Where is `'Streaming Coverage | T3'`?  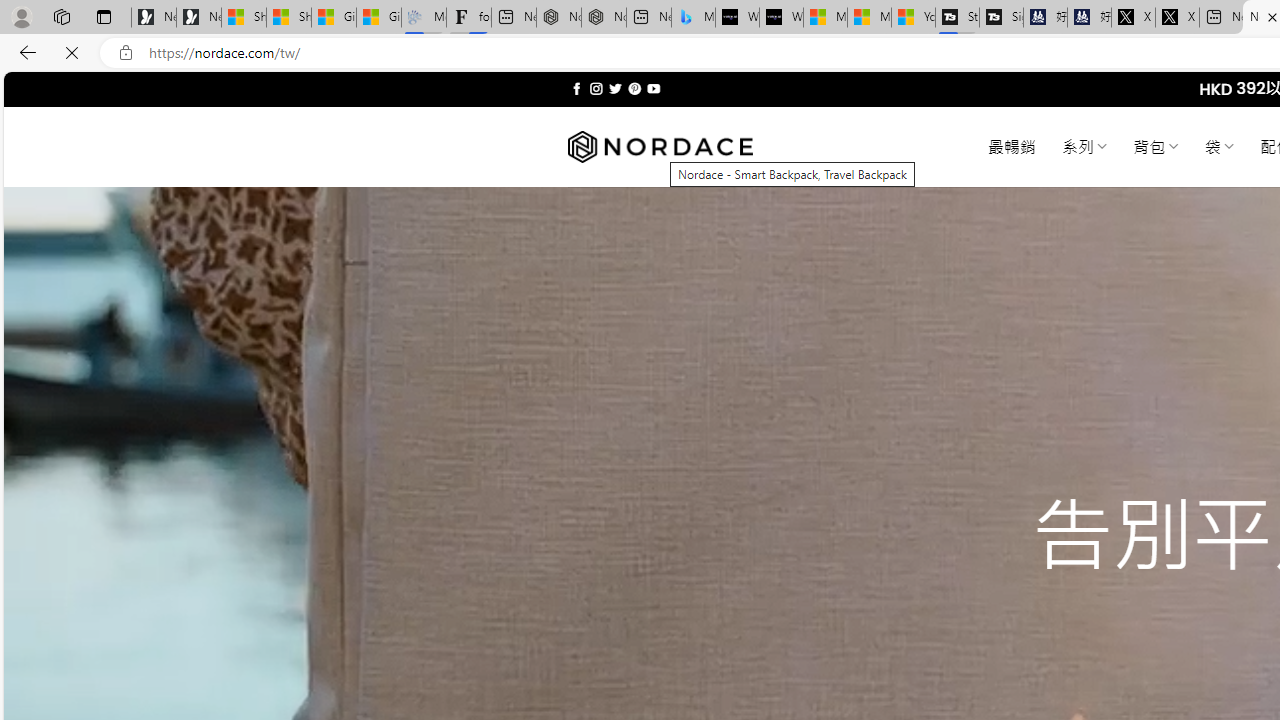 'Streaming Coverage | T3' is located at coordinates (956, 17).